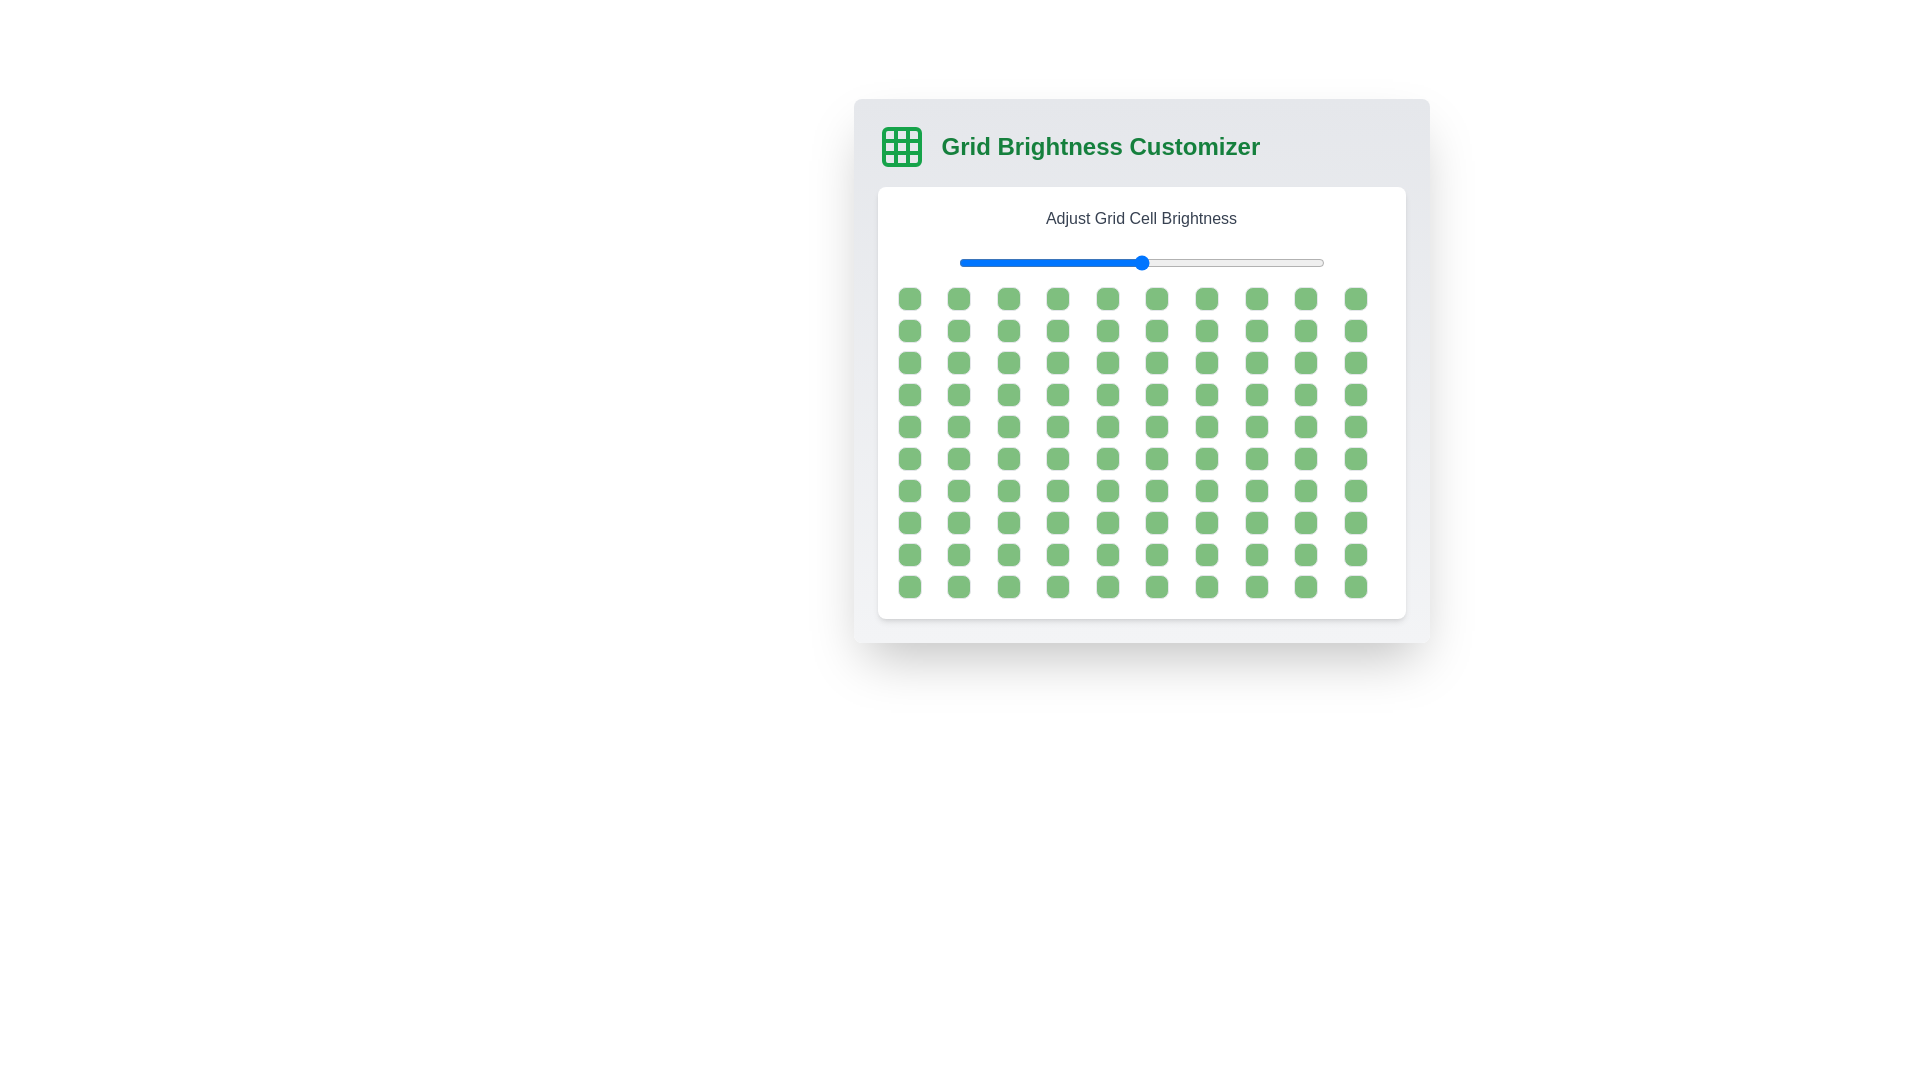 This screenshot has width=1920, height=1080. Describe the element at coordinates (1085, 261) in the screenshot. I see `the brightness slider to 35%` at that location.